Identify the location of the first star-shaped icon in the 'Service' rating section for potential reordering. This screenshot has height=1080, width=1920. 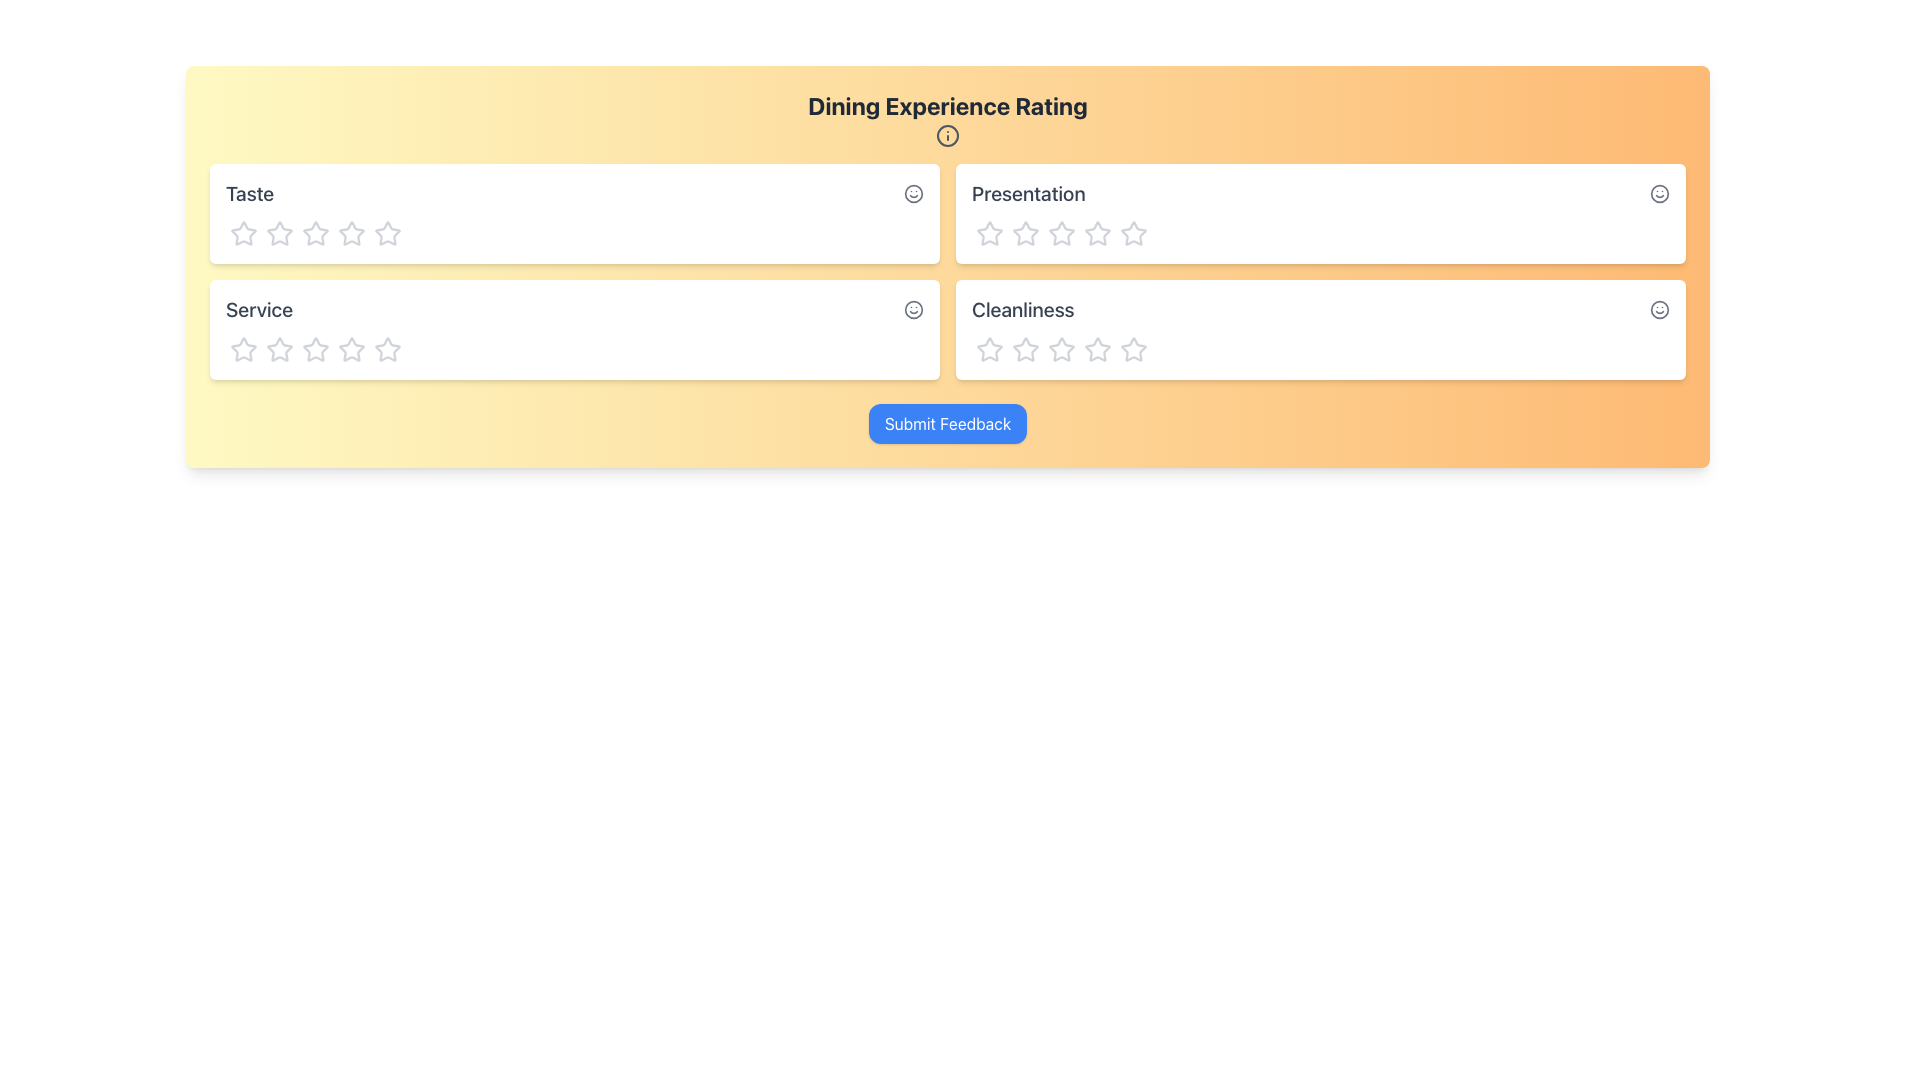
(243, 348).